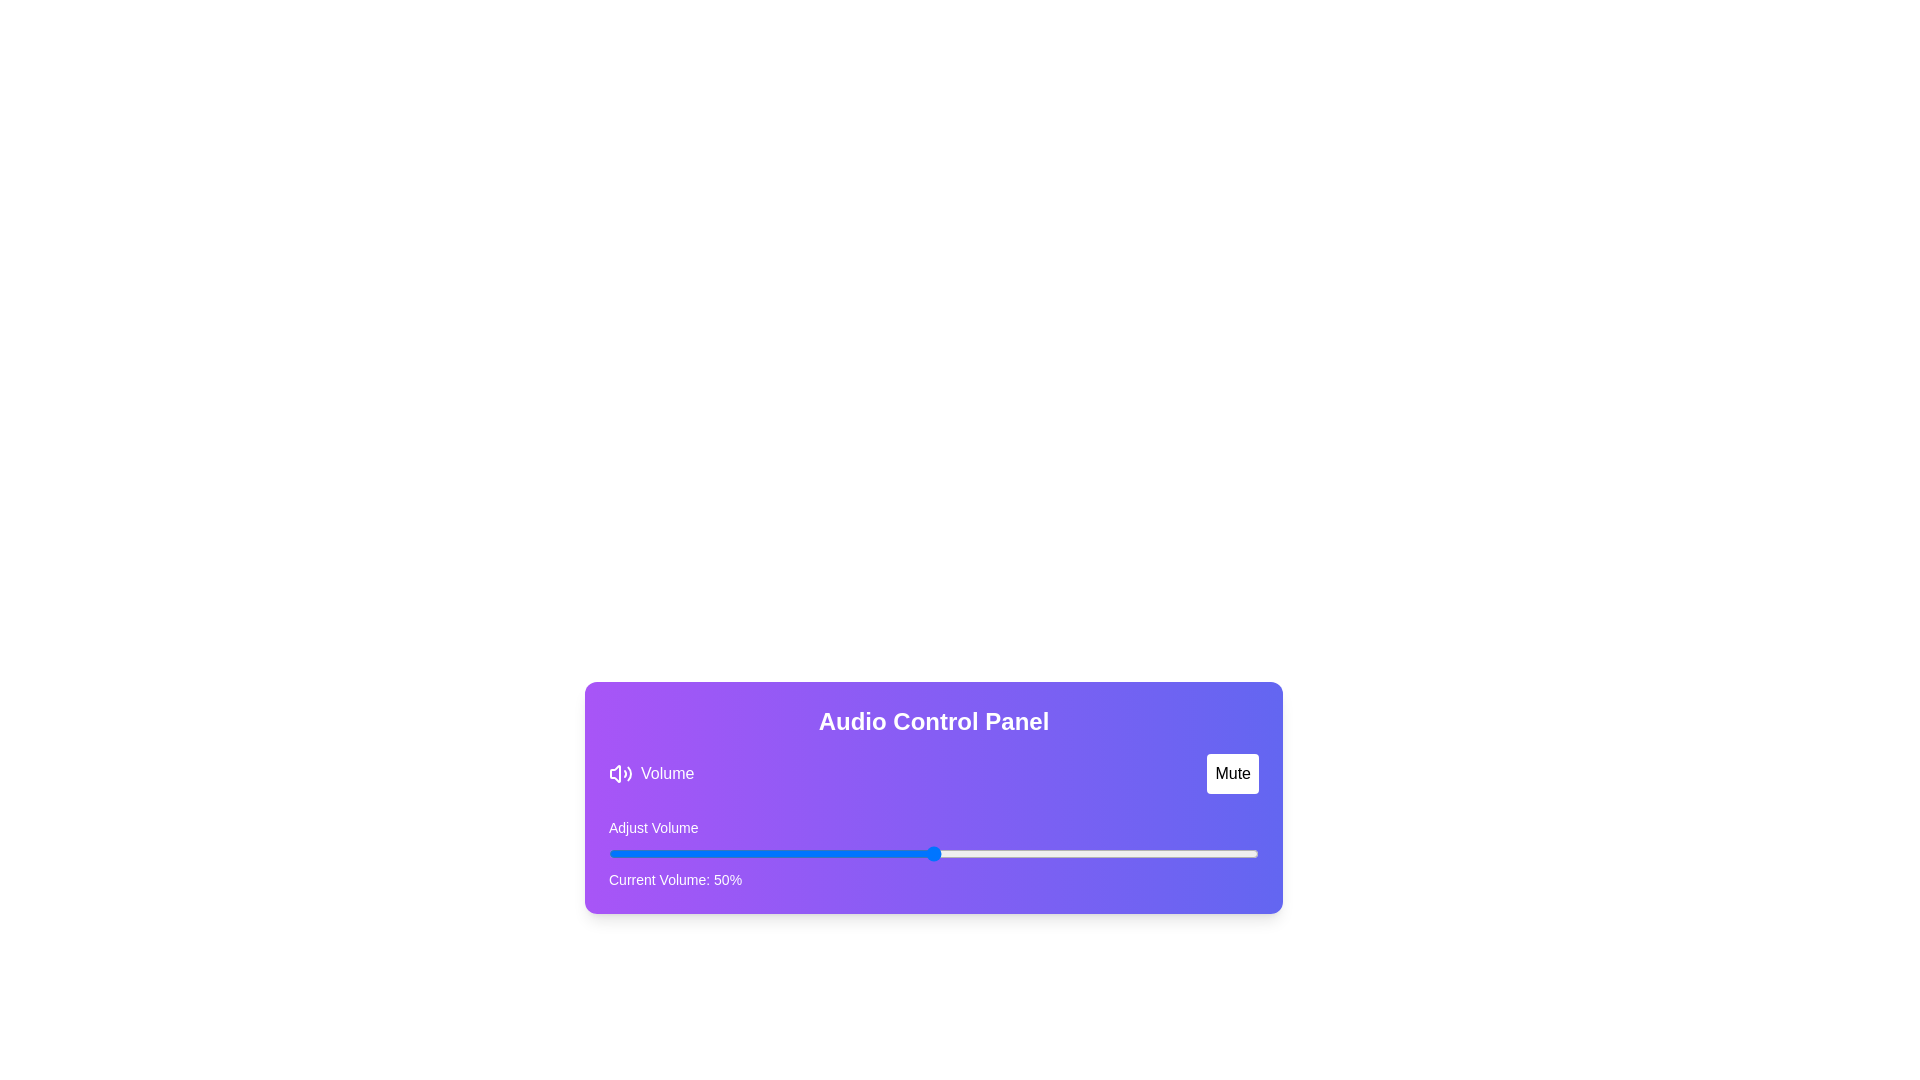 The image size is (1920, 1080). What do you see at coordinates (926, 853) in the screenshot?
I see `the volume slider` at bounding box center [926, 853].